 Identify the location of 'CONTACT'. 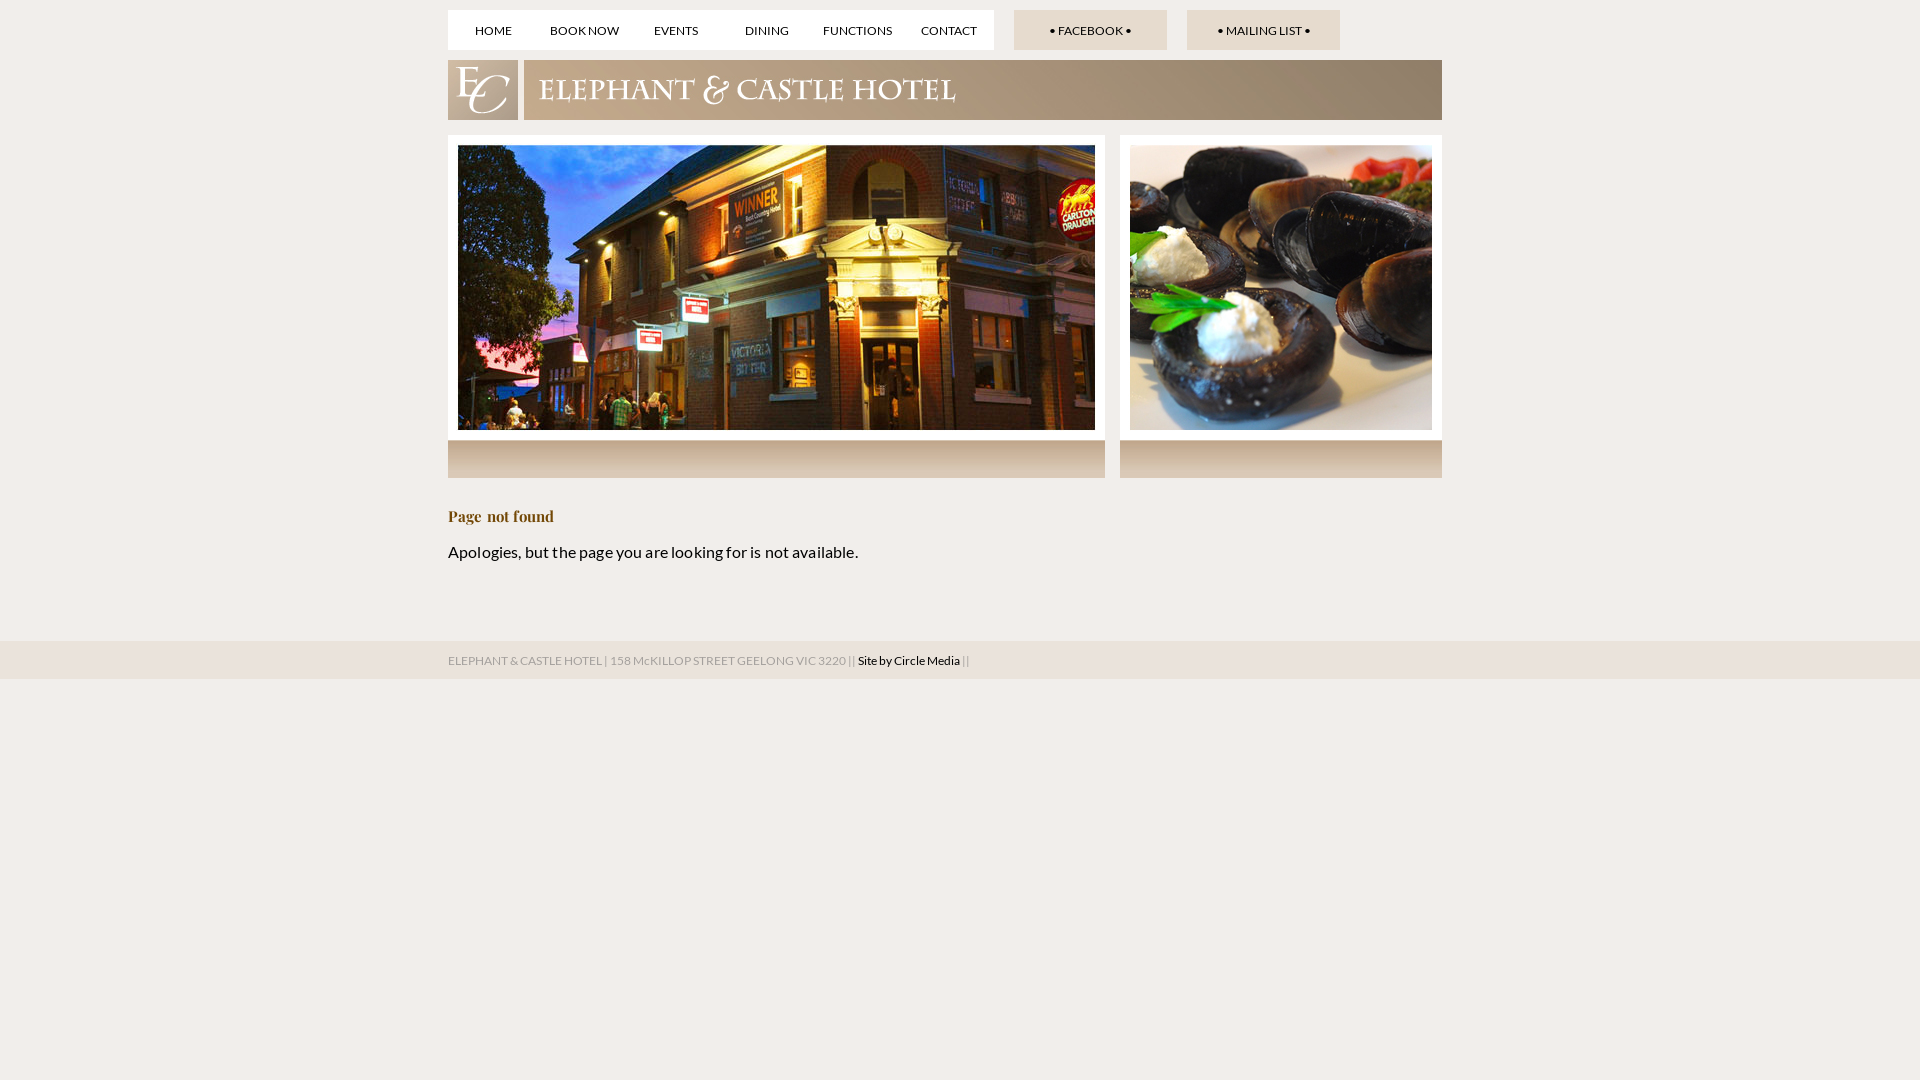
(947, 30).